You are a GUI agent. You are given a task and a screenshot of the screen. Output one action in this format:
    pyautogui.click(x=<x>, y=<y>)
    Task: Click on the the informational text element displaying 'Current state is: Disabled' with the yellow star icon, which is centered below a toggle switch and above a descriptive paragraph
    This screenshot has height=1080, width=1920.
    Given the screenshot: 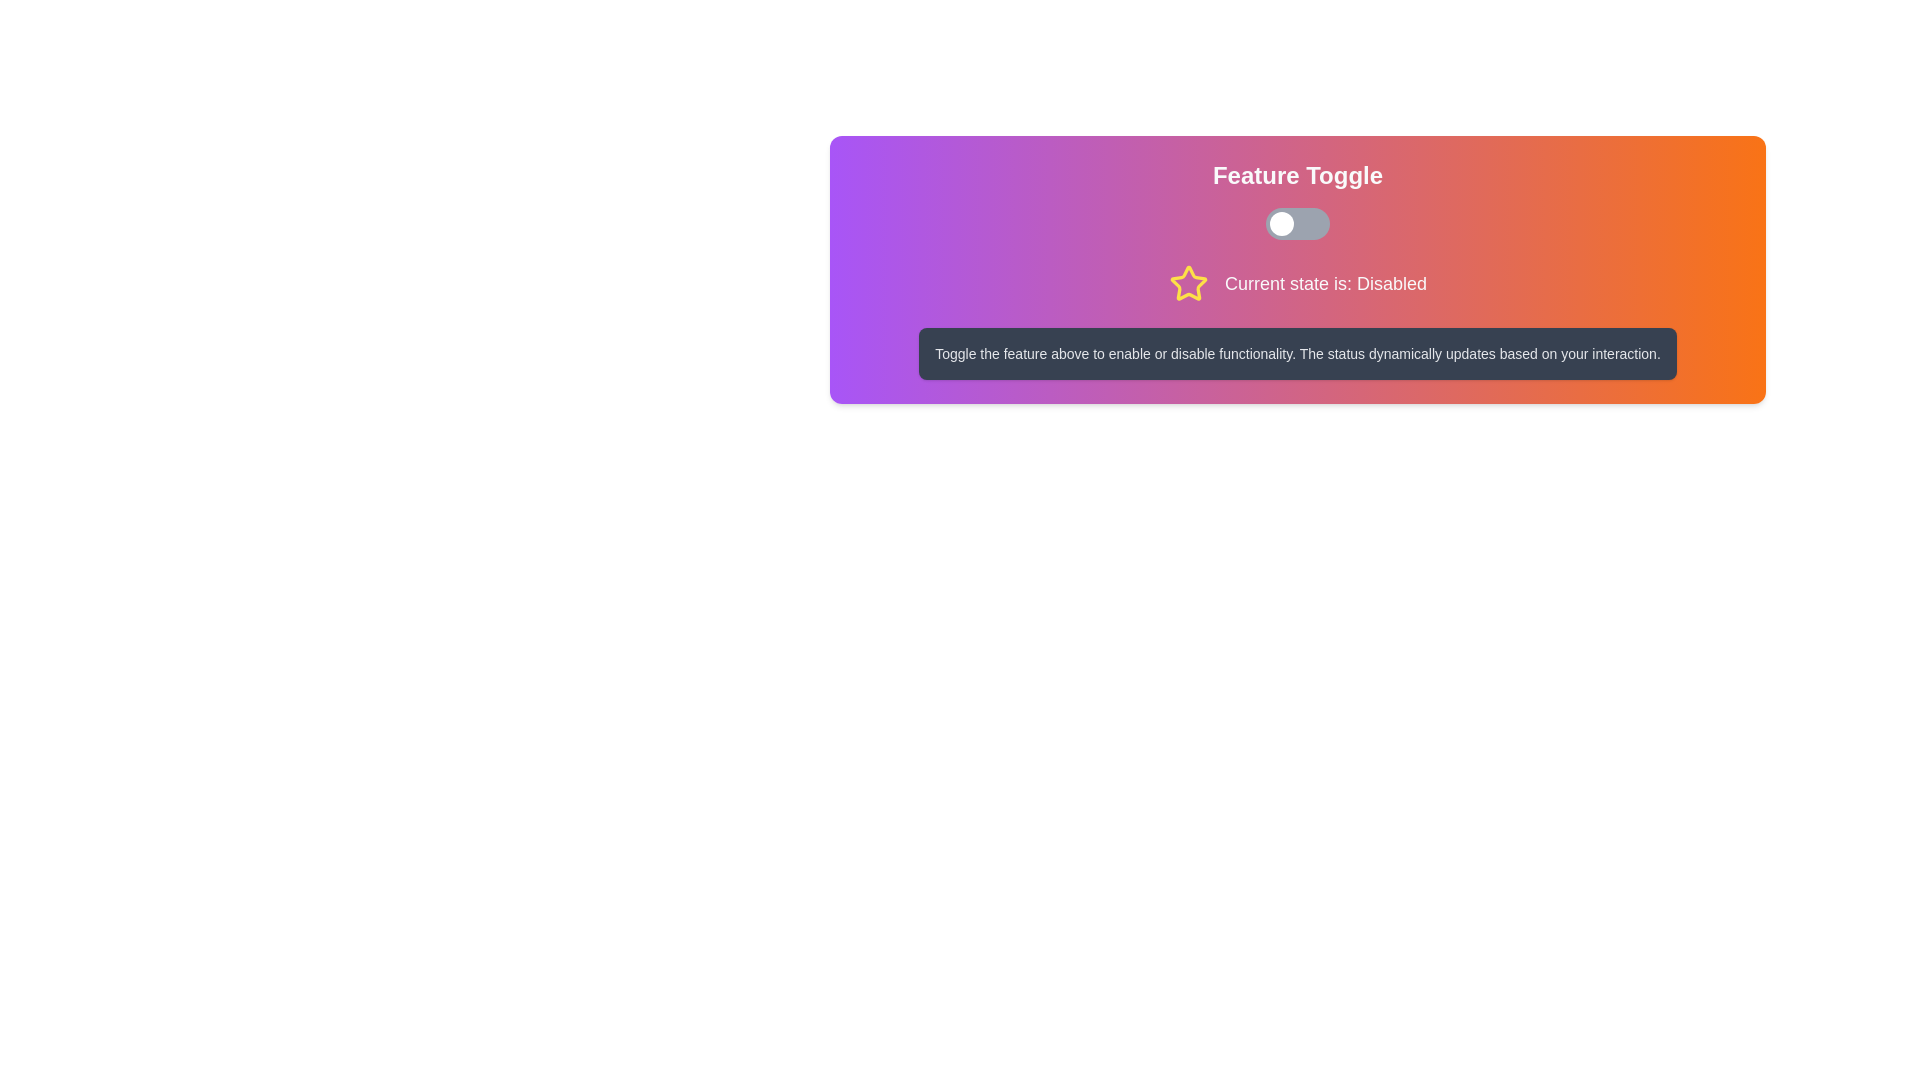 What is the action you would take?
    pyautogui.click(x=1297, y=284)
    